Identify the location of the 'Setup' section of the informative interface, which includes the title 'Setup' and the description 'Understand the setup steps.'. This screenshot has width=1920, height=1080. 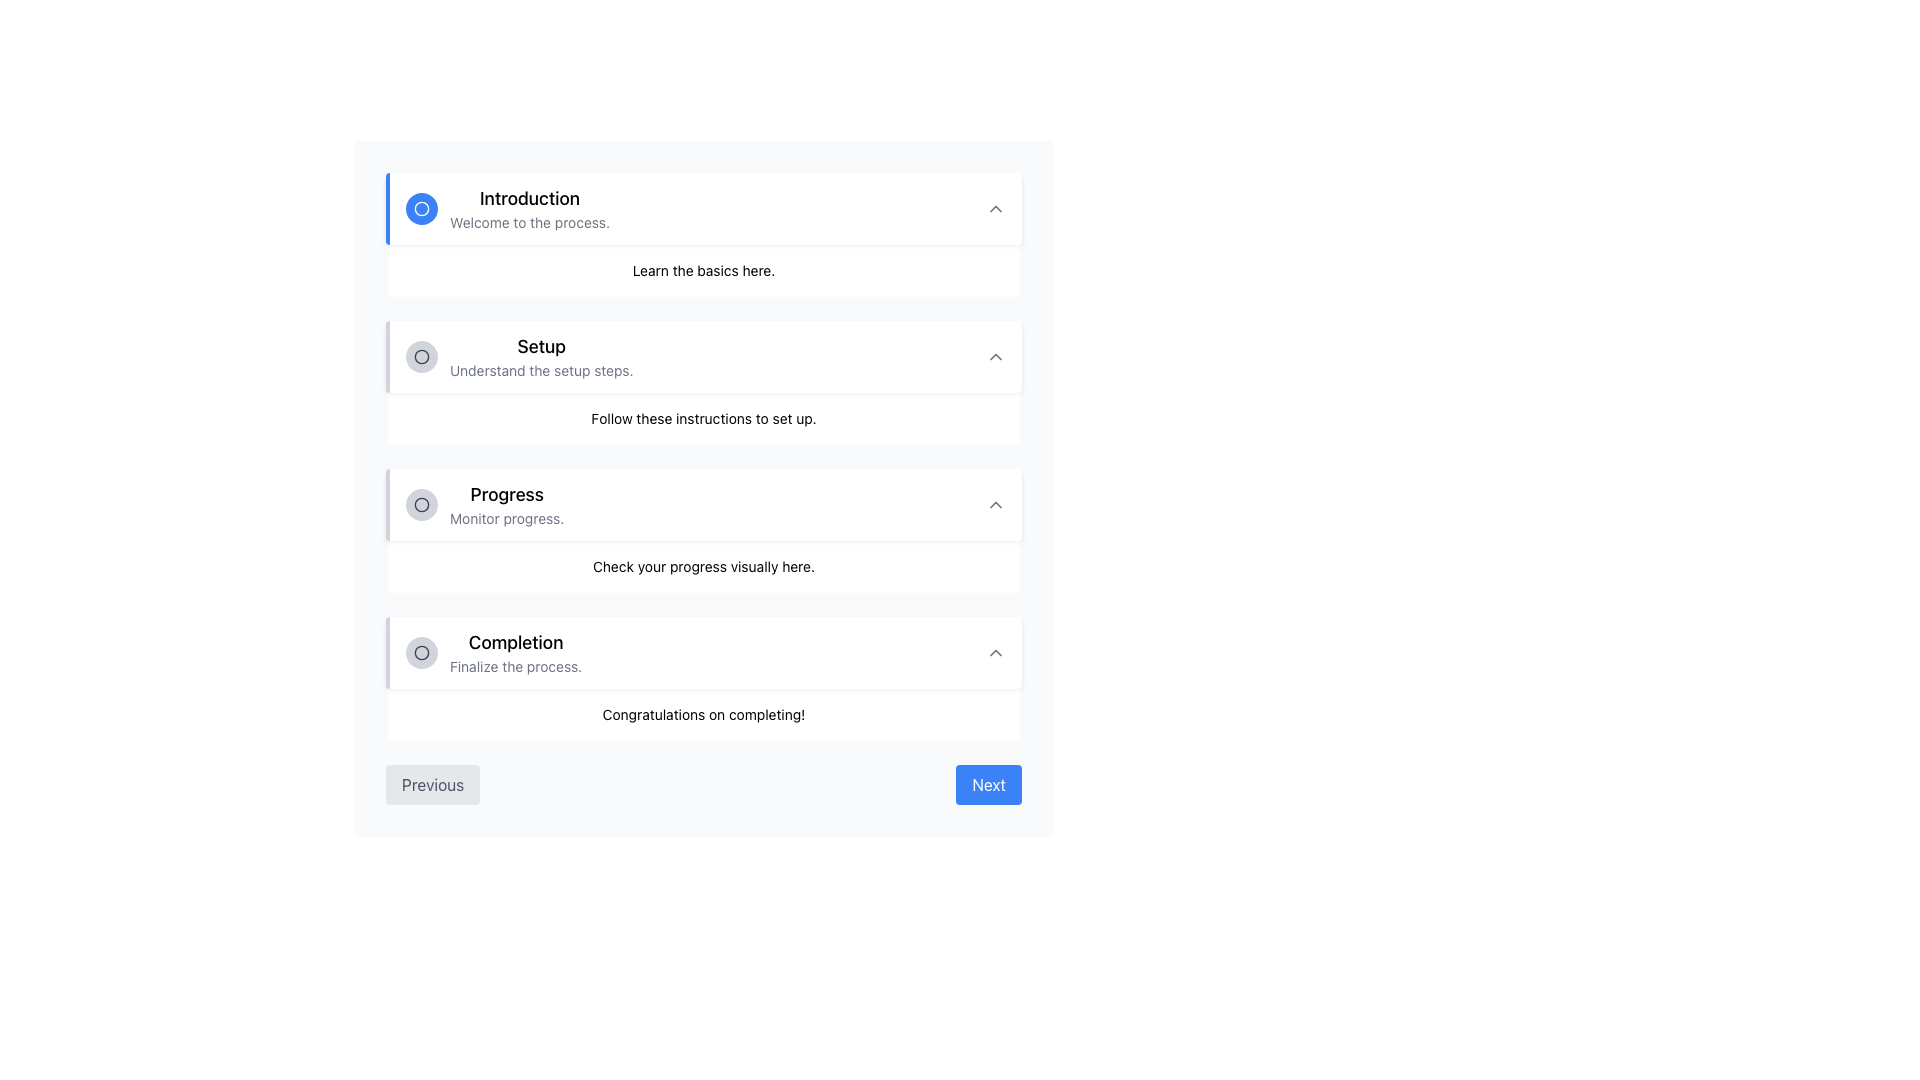
(704, 382).